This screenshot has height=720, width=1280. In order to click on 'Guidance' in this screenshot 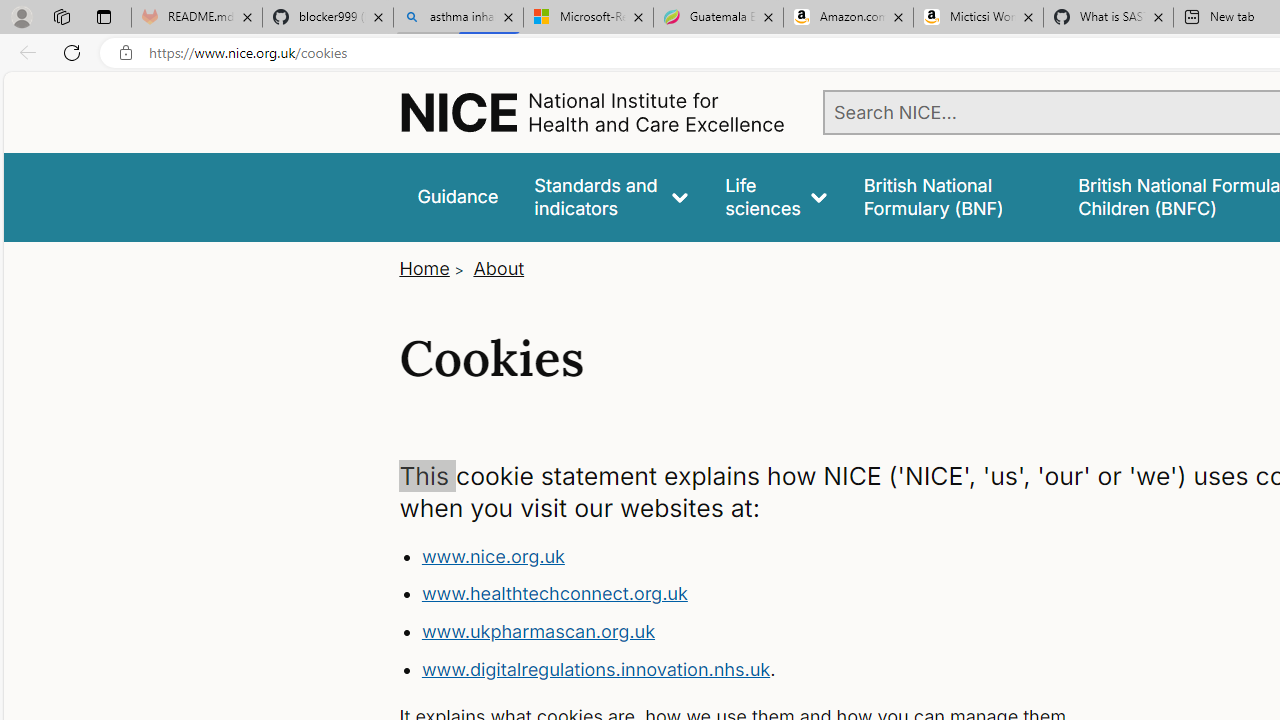, I will do `click(457, 197)`.